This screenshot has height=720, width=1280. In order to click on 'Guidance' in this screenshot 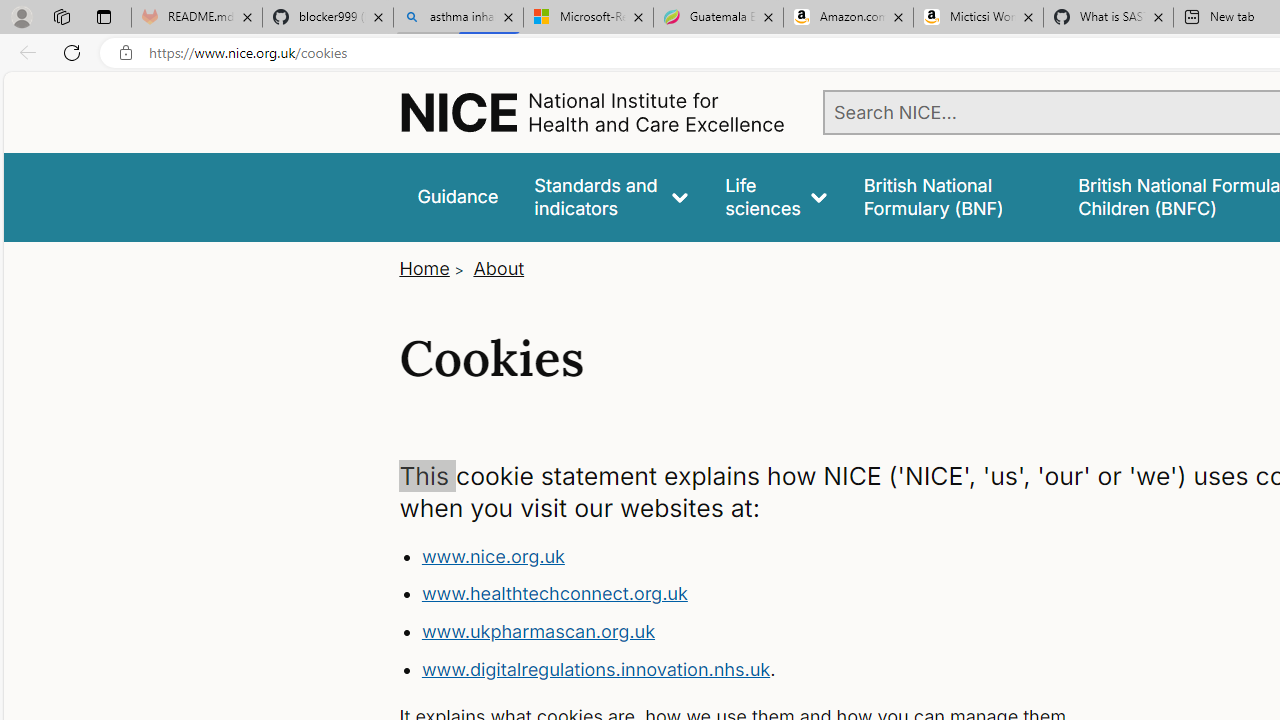, I will do `click(457, 197)`.